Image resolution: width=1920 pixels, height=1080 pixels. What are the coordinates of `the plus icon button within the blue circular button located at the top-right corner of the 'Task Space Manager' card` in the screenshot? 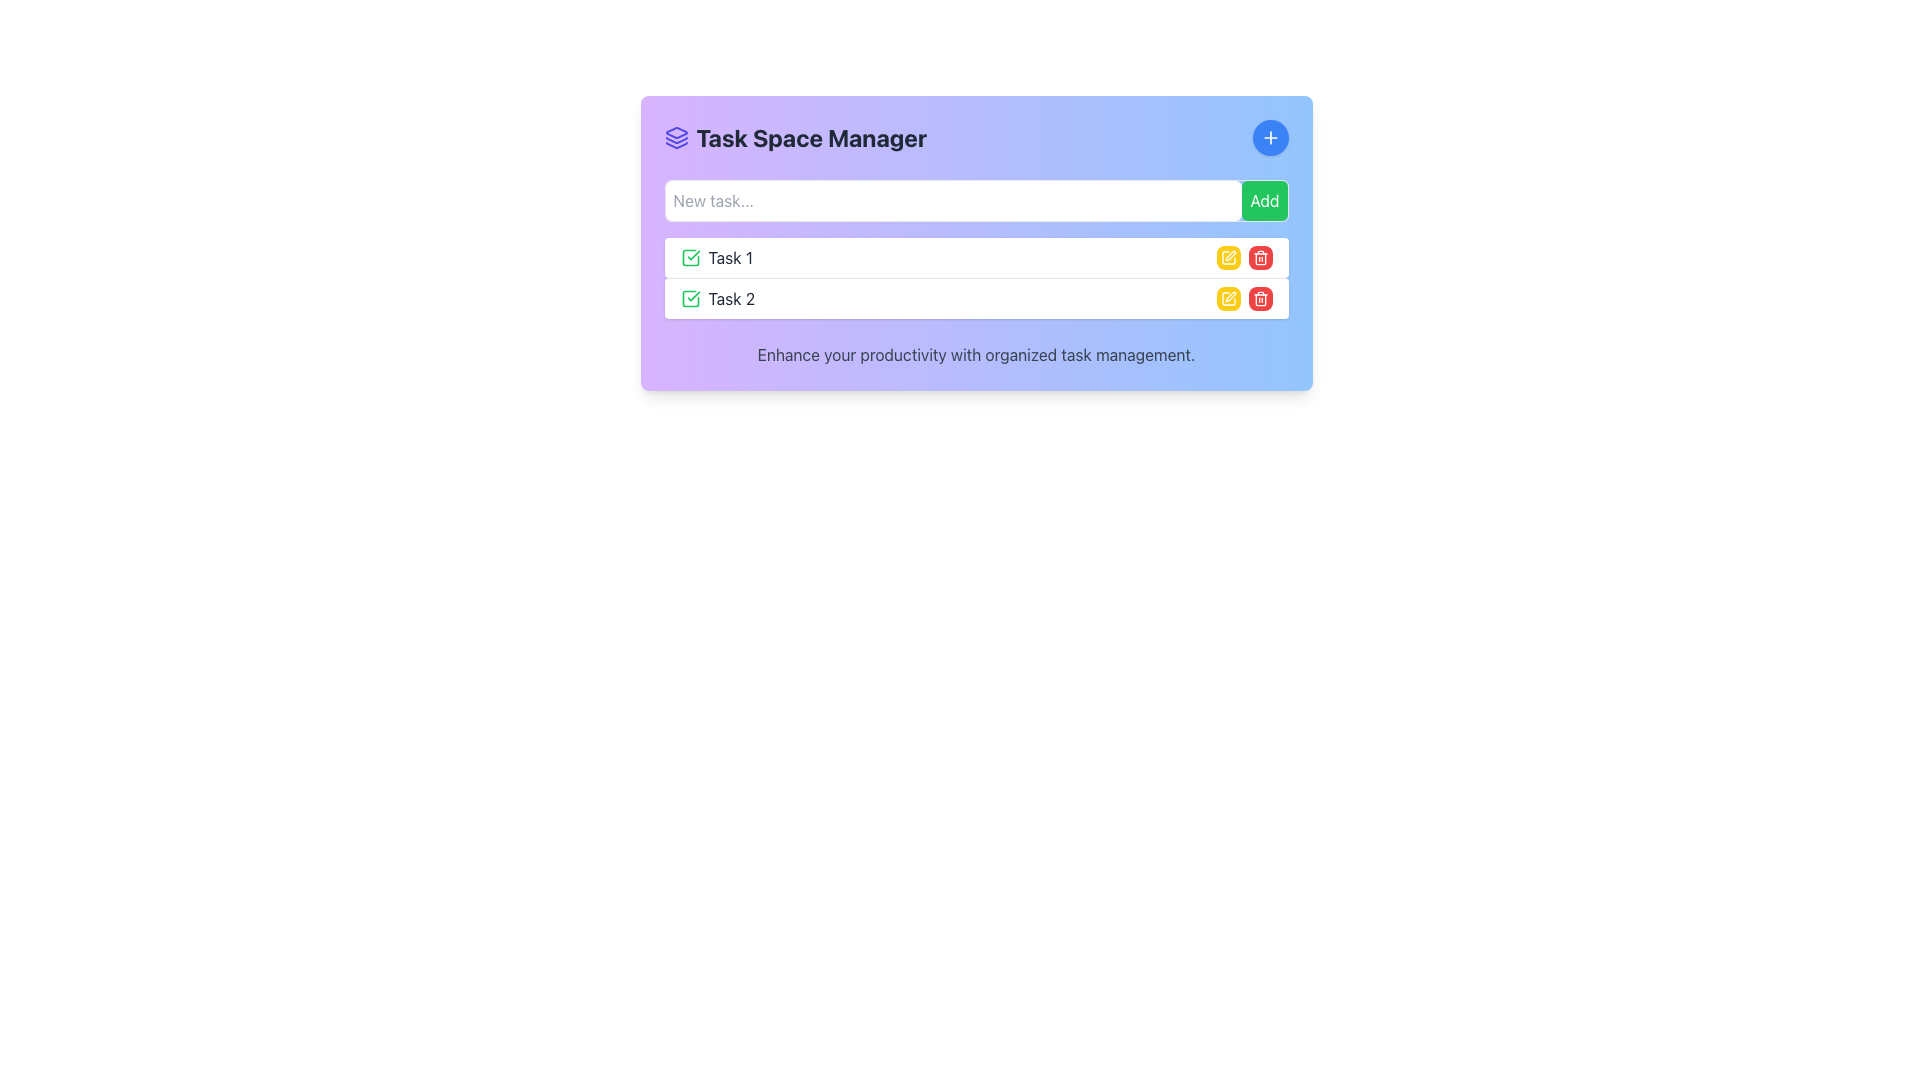 It's located at (1269, 137).